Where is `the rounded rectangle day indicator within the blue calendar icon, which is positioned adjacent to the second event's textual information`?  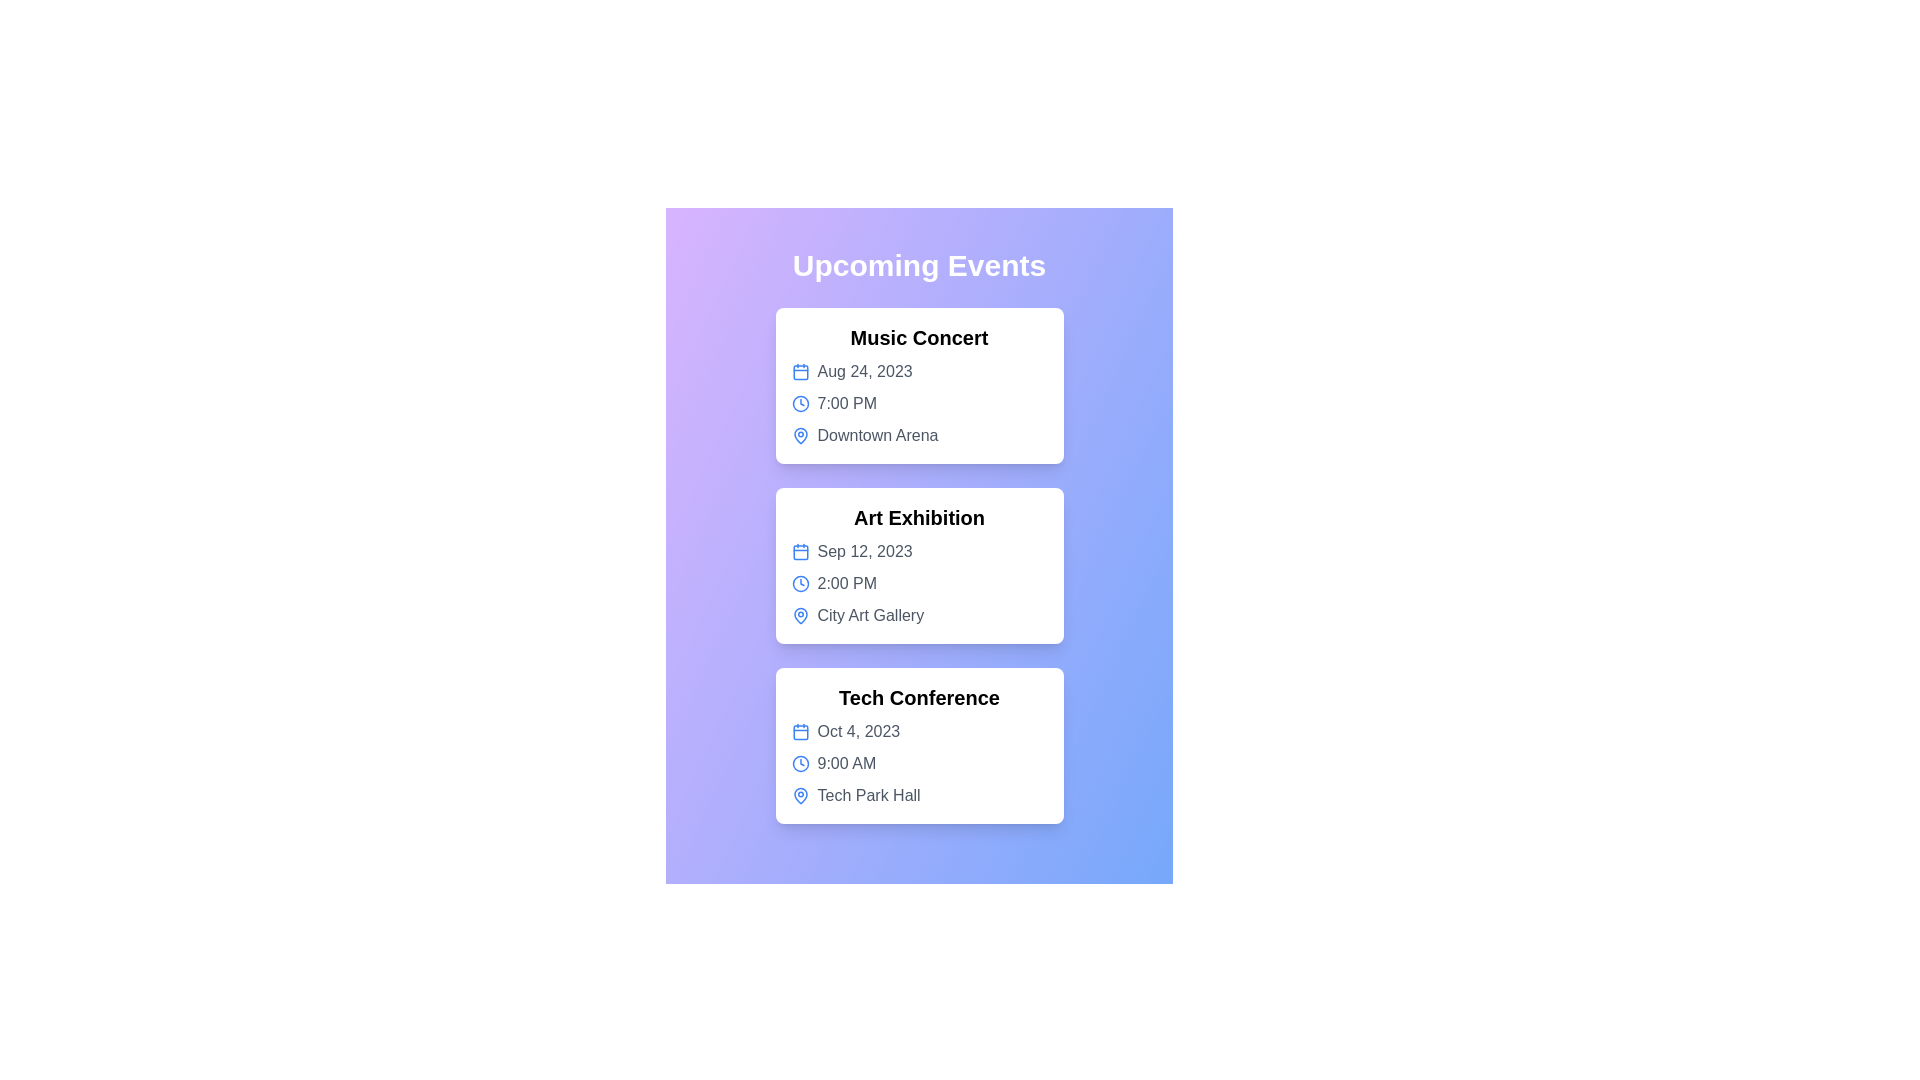
the rounded rectangle day indicator within the blue calendar icon, which is positioned adjacent to the second event's textual information is located at coordinates (800, 552).